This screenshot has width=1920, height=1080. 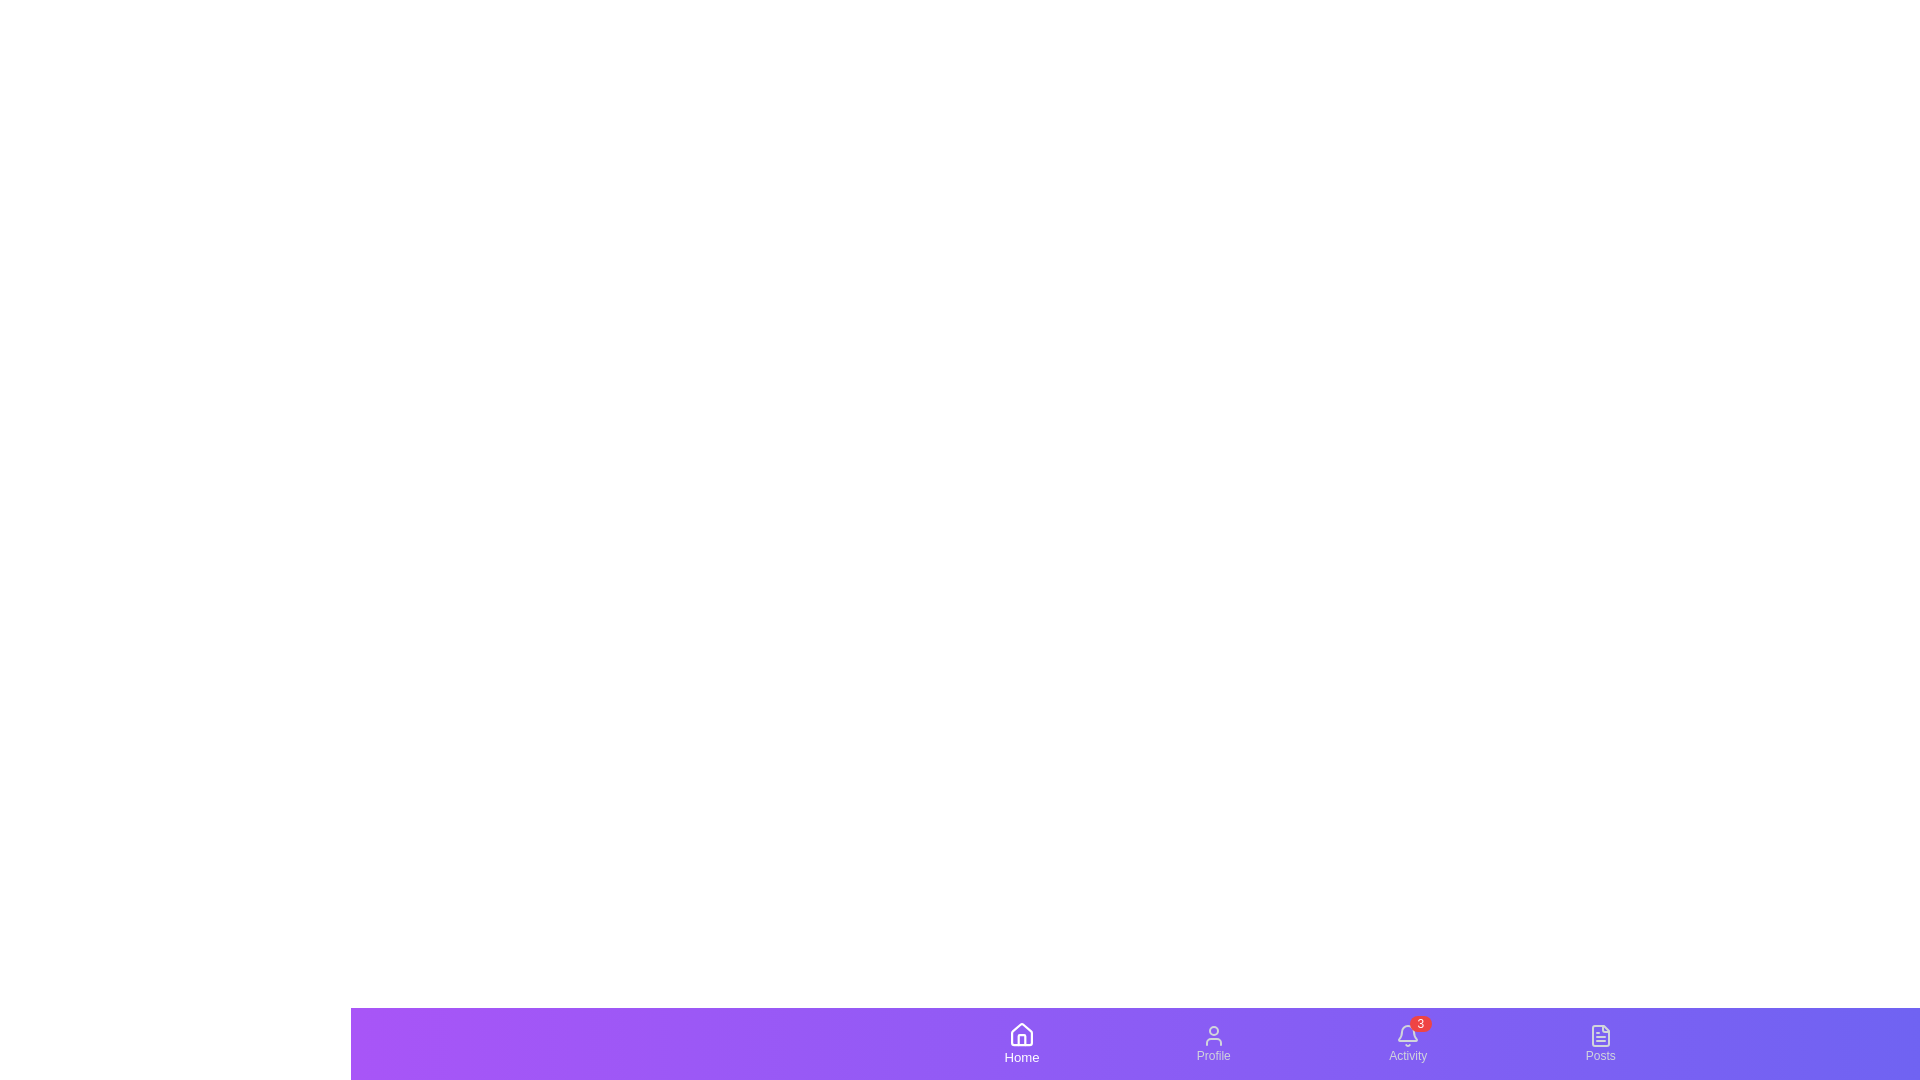 I want to click on the 'Activity' tab to view its notifications, so click(x=1406, y=1035).